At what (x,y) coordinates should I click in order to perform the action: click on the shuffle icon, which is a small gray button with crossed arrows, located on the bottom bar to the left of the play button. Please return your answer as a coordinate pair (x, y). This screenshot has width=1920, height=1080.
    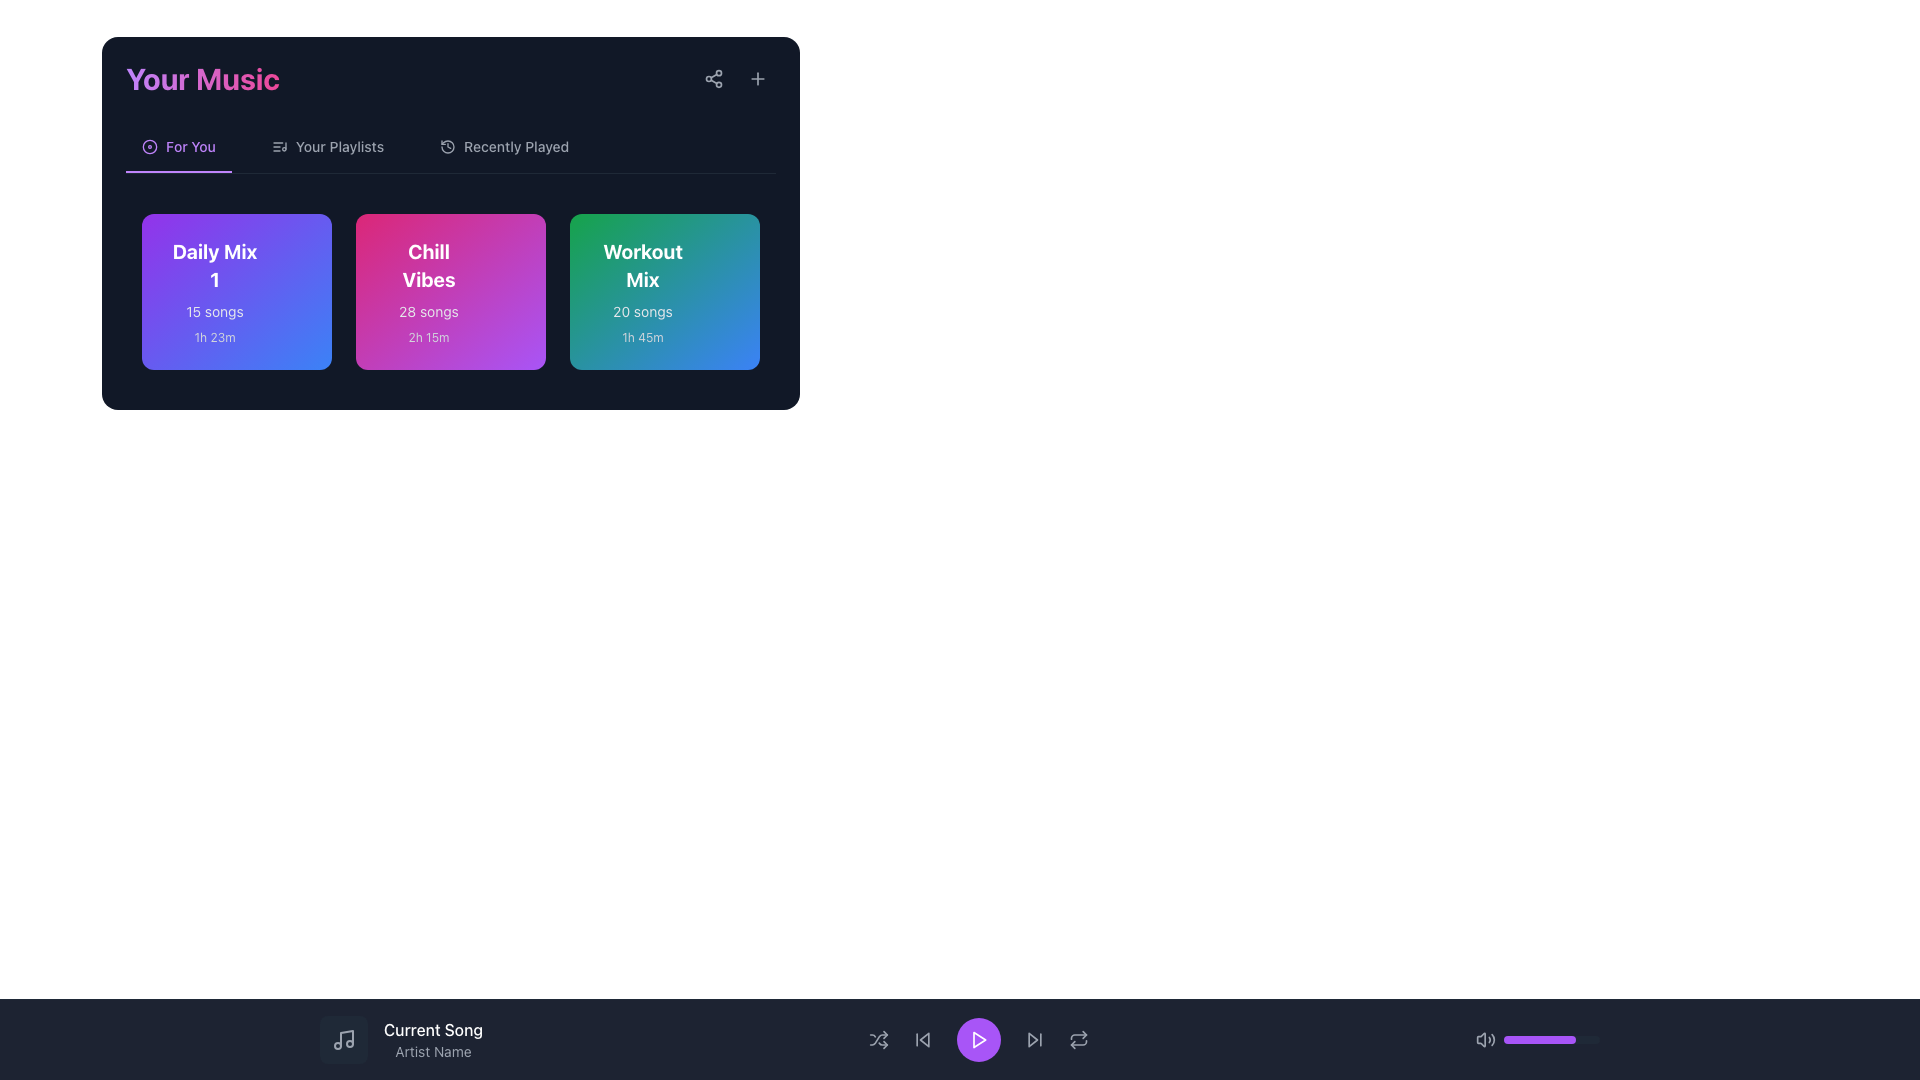
    Looking at the image, I should click on (879, 1039).